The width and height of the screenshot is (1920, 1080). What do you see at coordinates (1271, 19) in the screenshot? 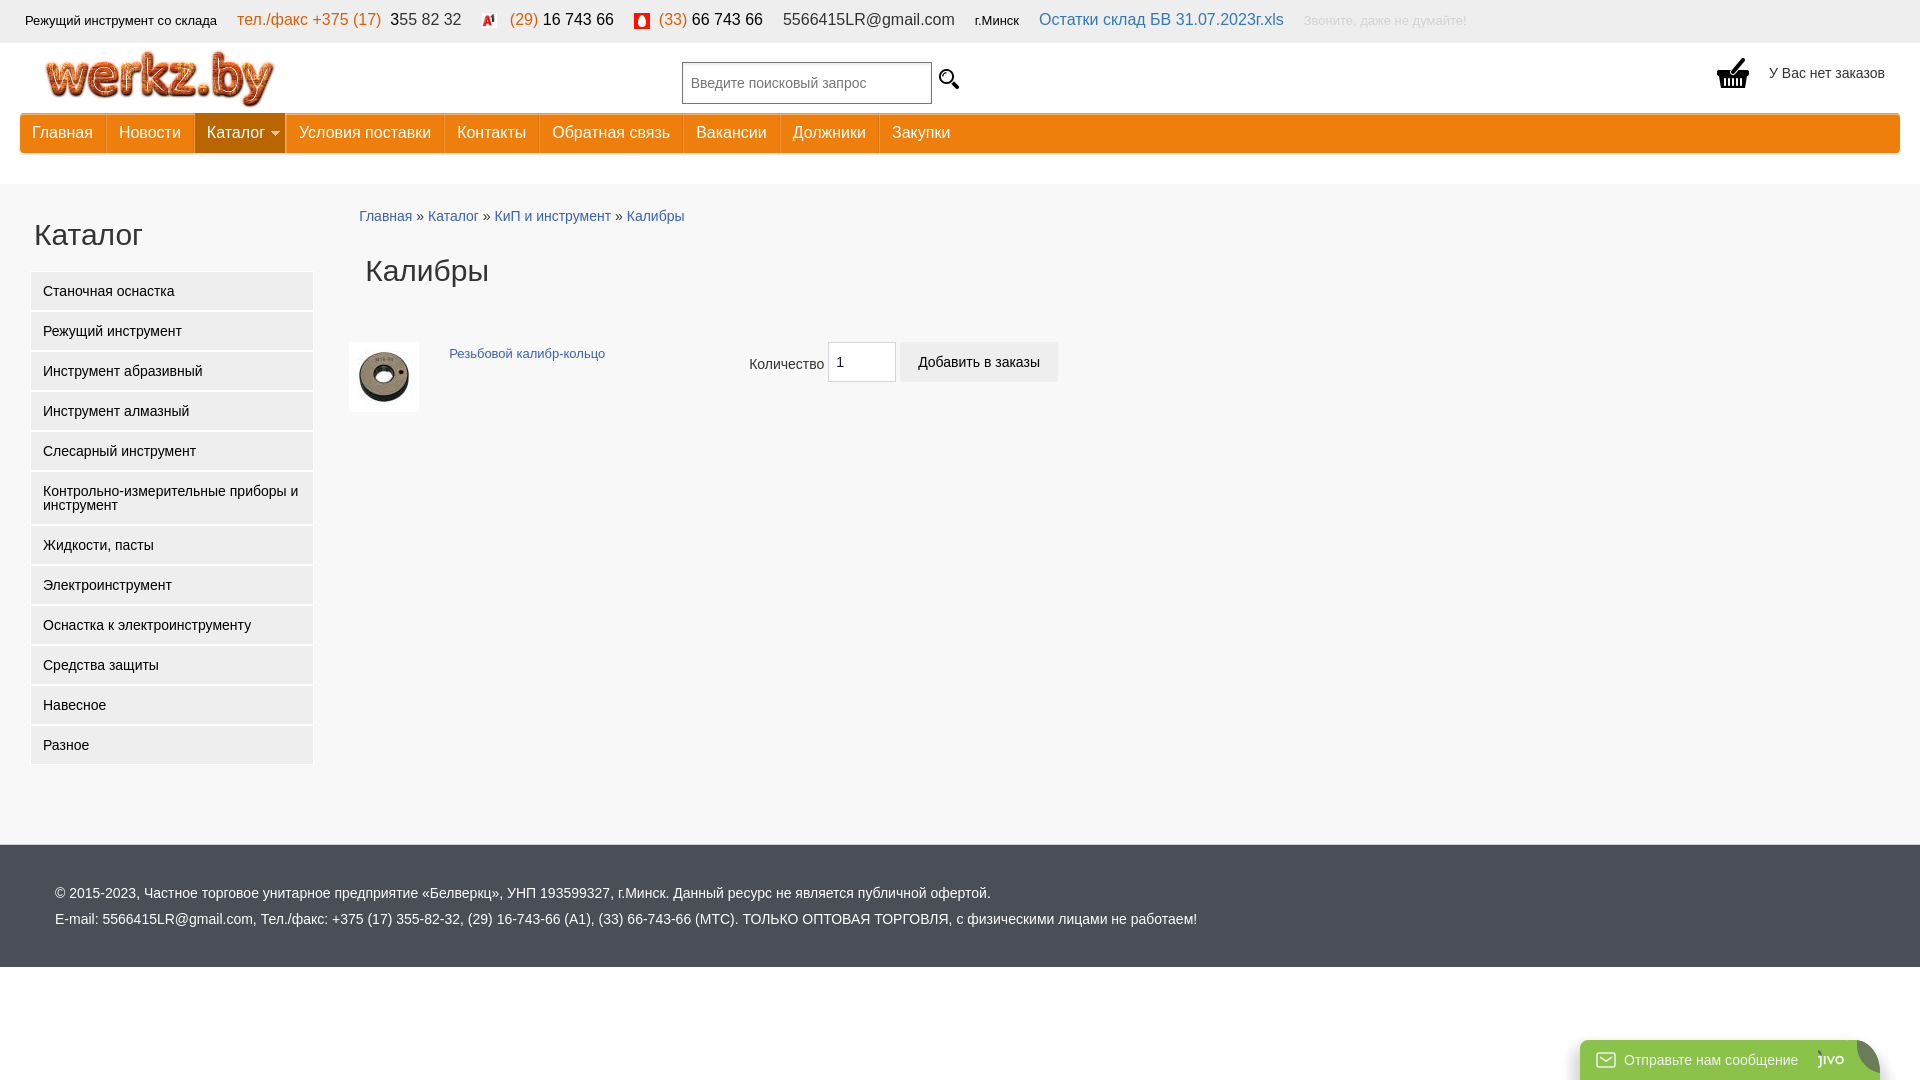
I see `'.xls'` at bounding box center [1271, 19].